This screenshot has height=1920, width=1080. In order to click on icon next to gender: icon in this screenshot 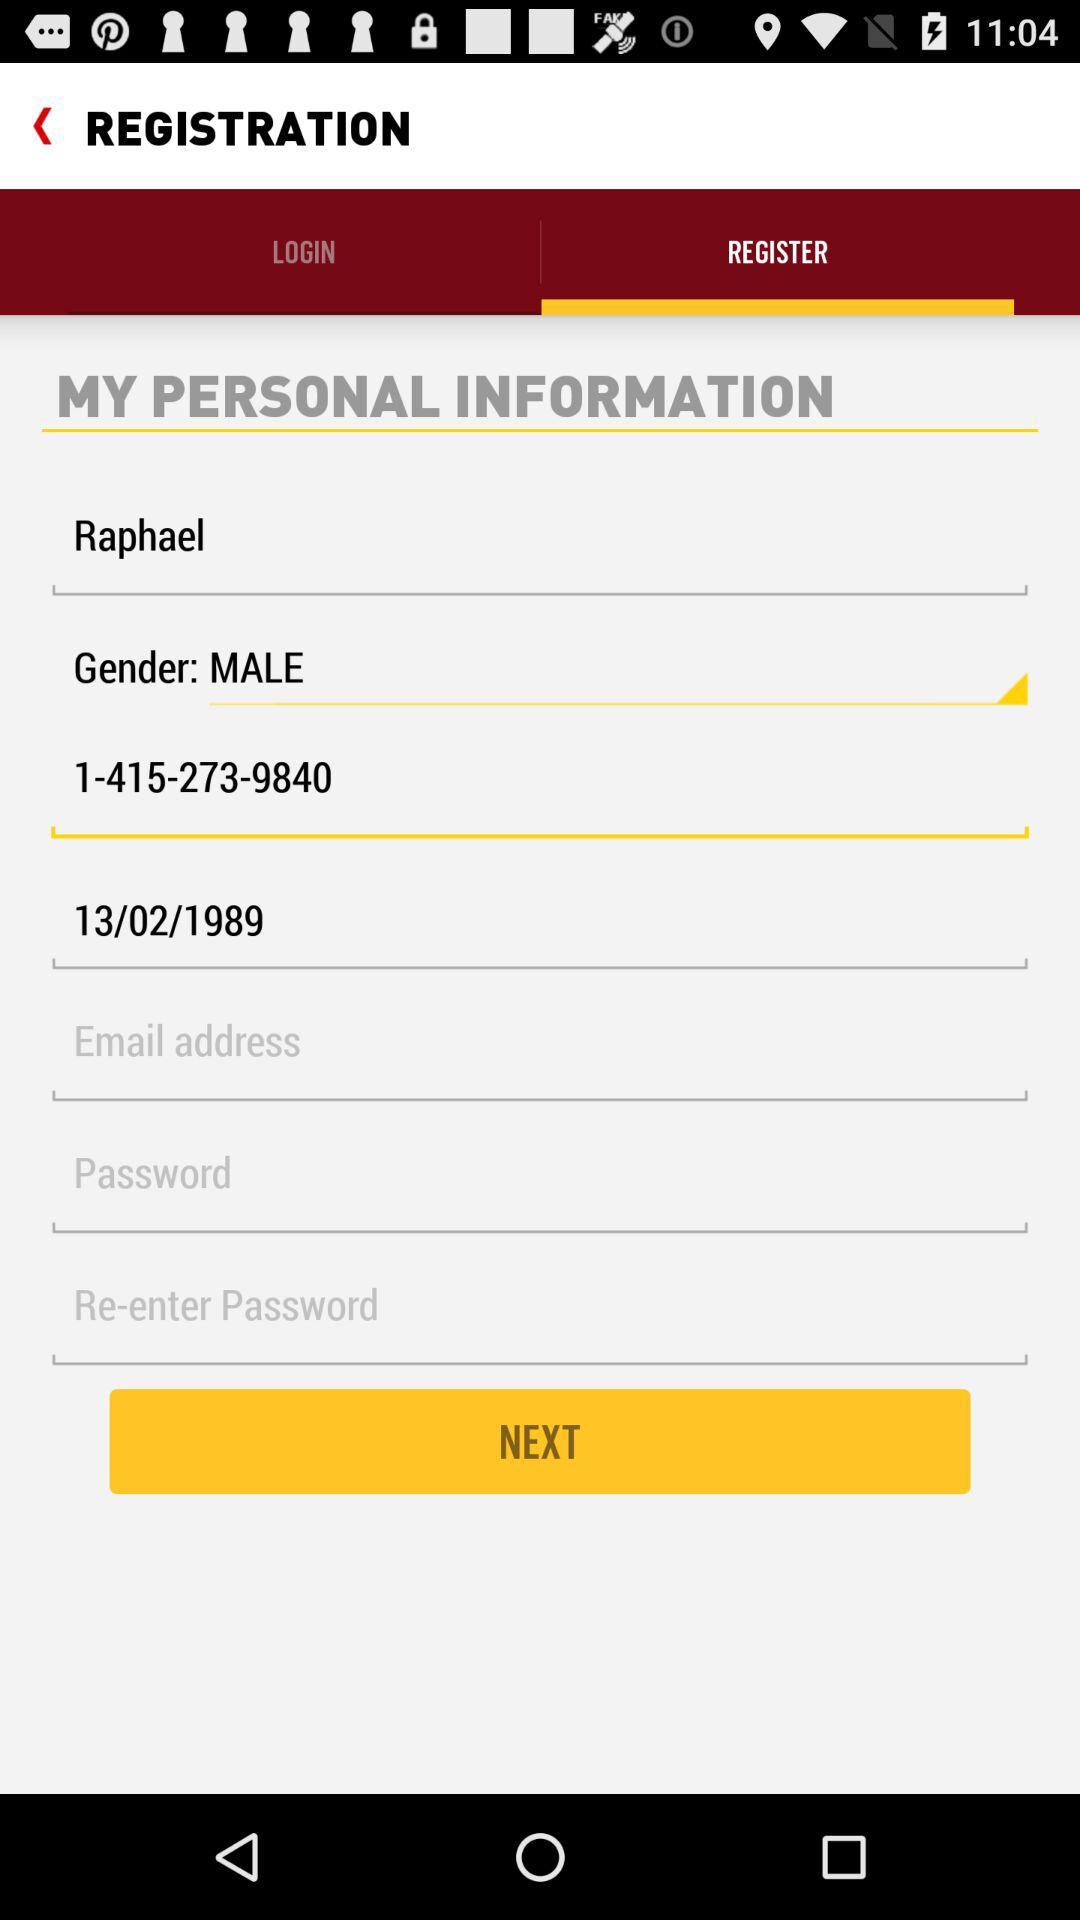, I will do `click(617, 667)`.